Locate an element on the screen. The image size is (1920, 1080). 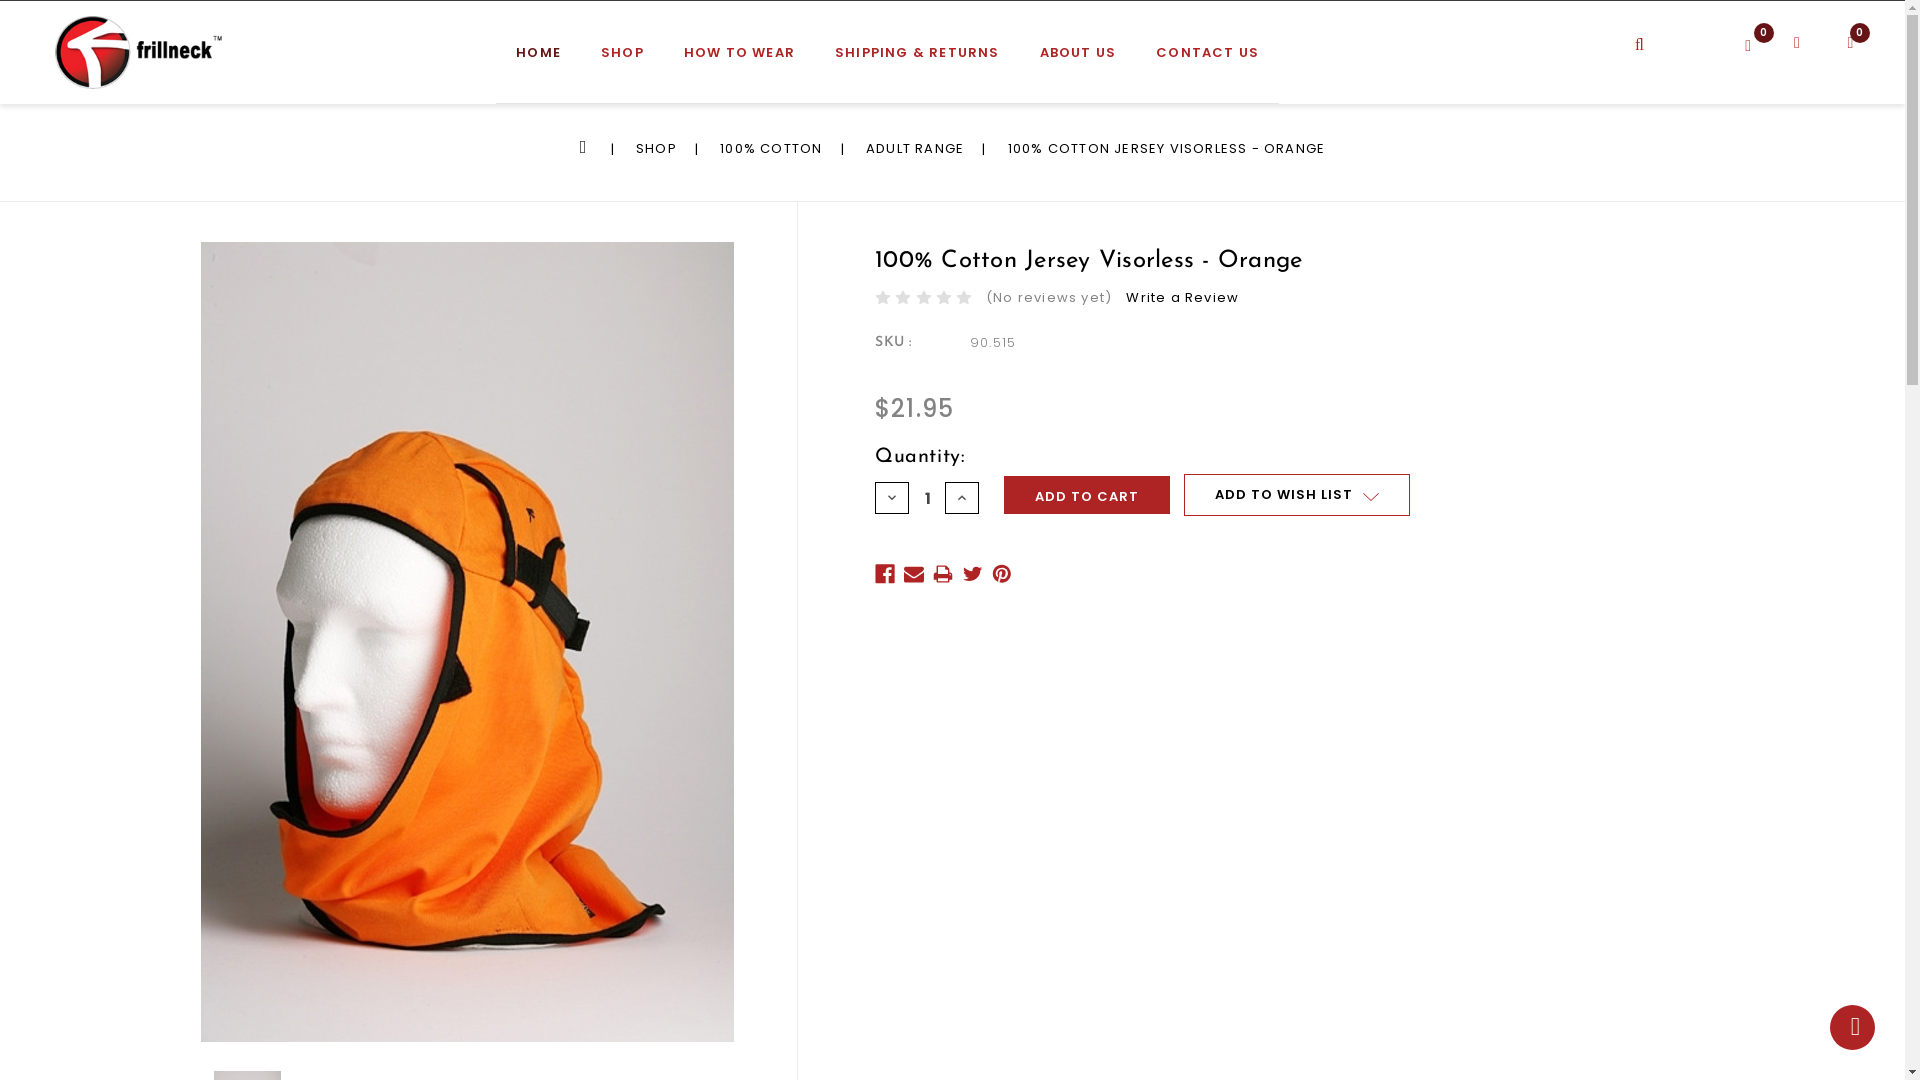
'SHIPPING & RETURNS' is located at coordinates (916, 60).